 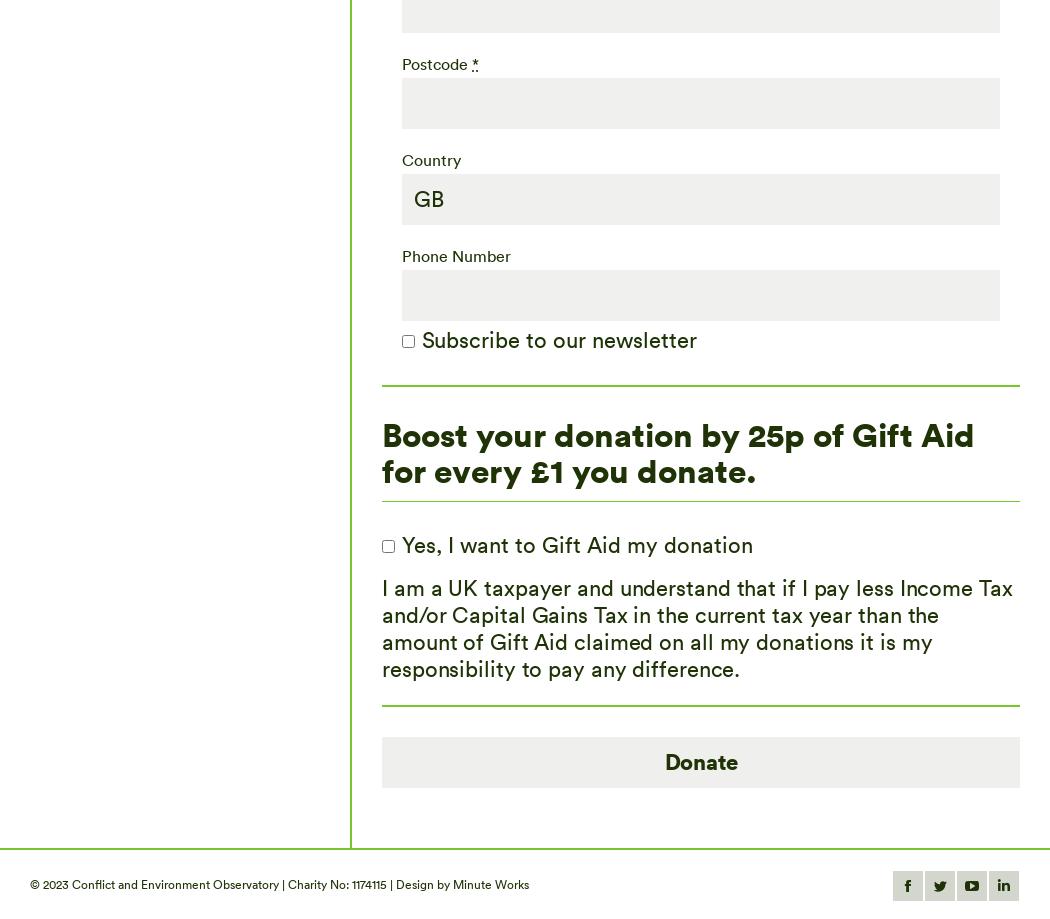 I want to click on 'Boost your donation by 25p of Gift Aid for every £1 you donate.', so click(x=678, y=451).